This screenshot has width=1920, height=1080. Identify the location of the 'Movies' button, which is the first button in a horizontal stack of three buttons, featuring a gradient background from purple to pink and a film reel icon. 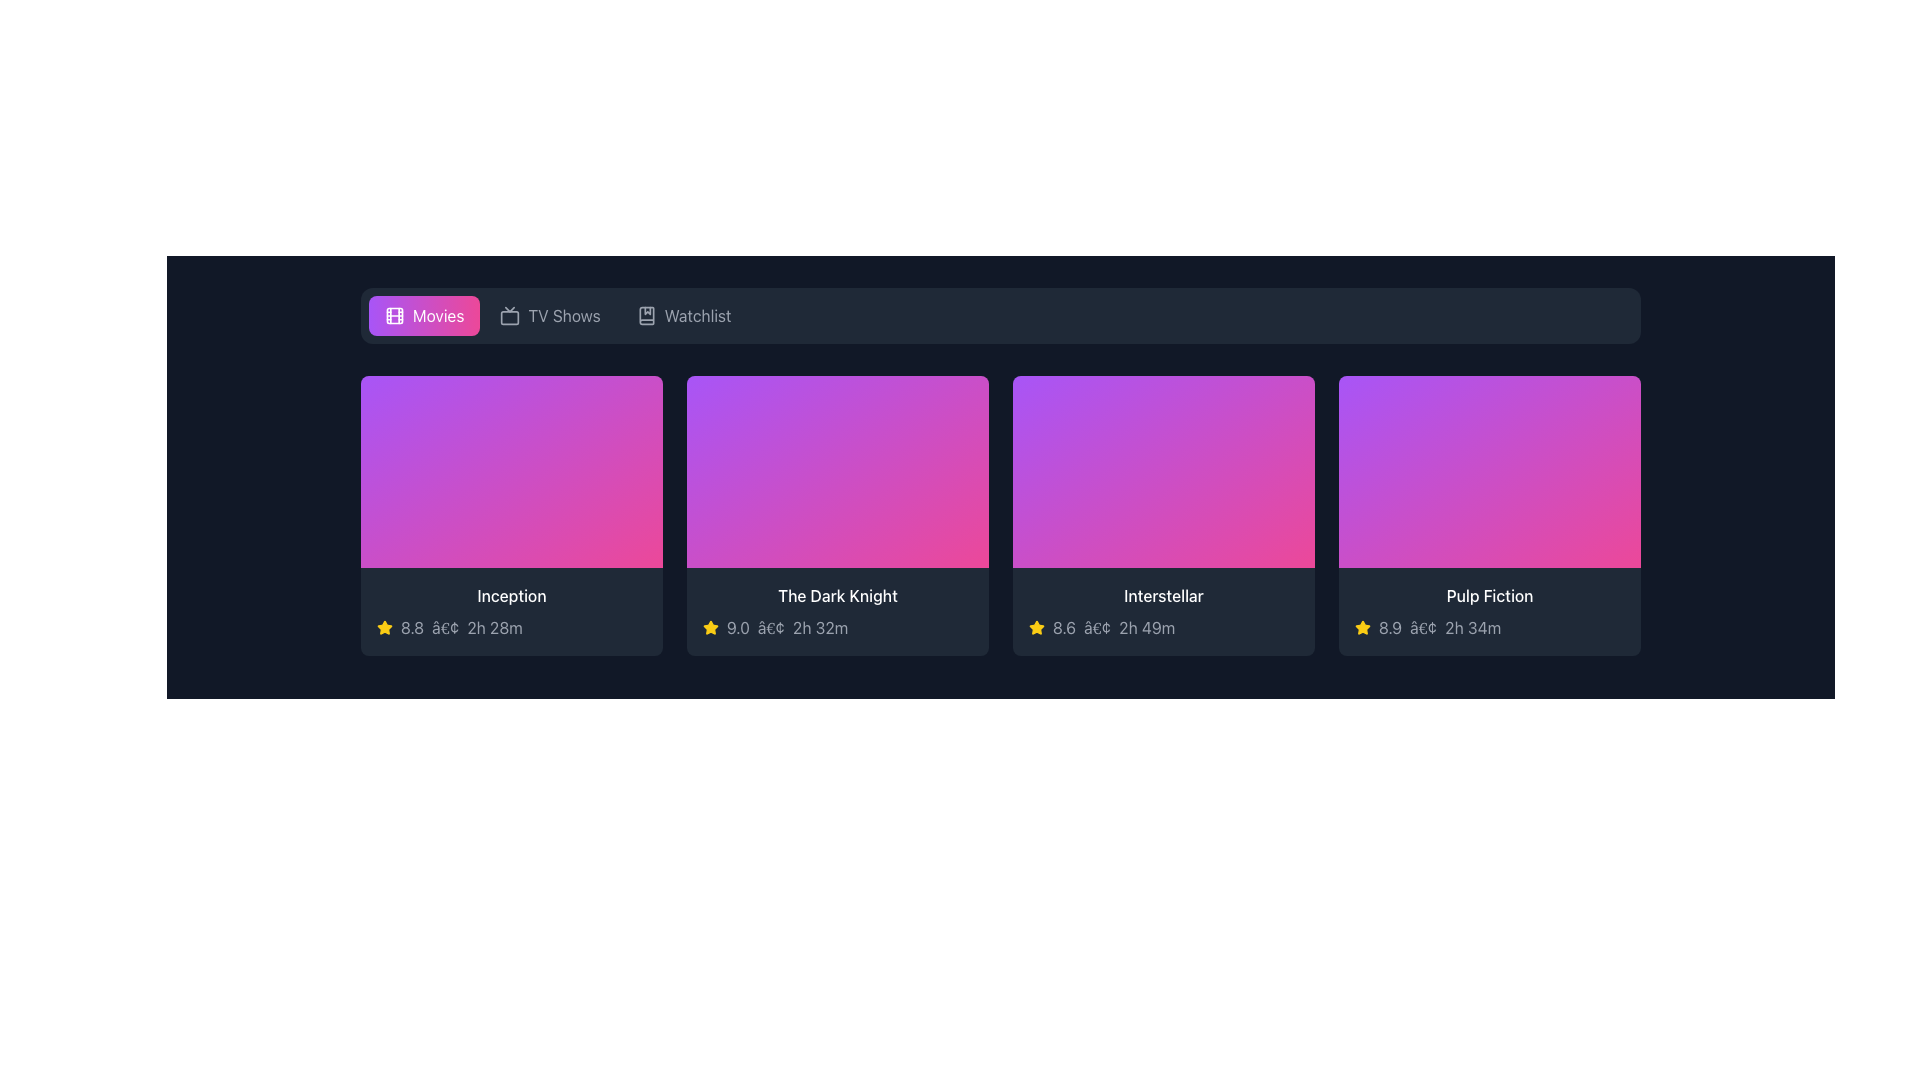
(423, 315).